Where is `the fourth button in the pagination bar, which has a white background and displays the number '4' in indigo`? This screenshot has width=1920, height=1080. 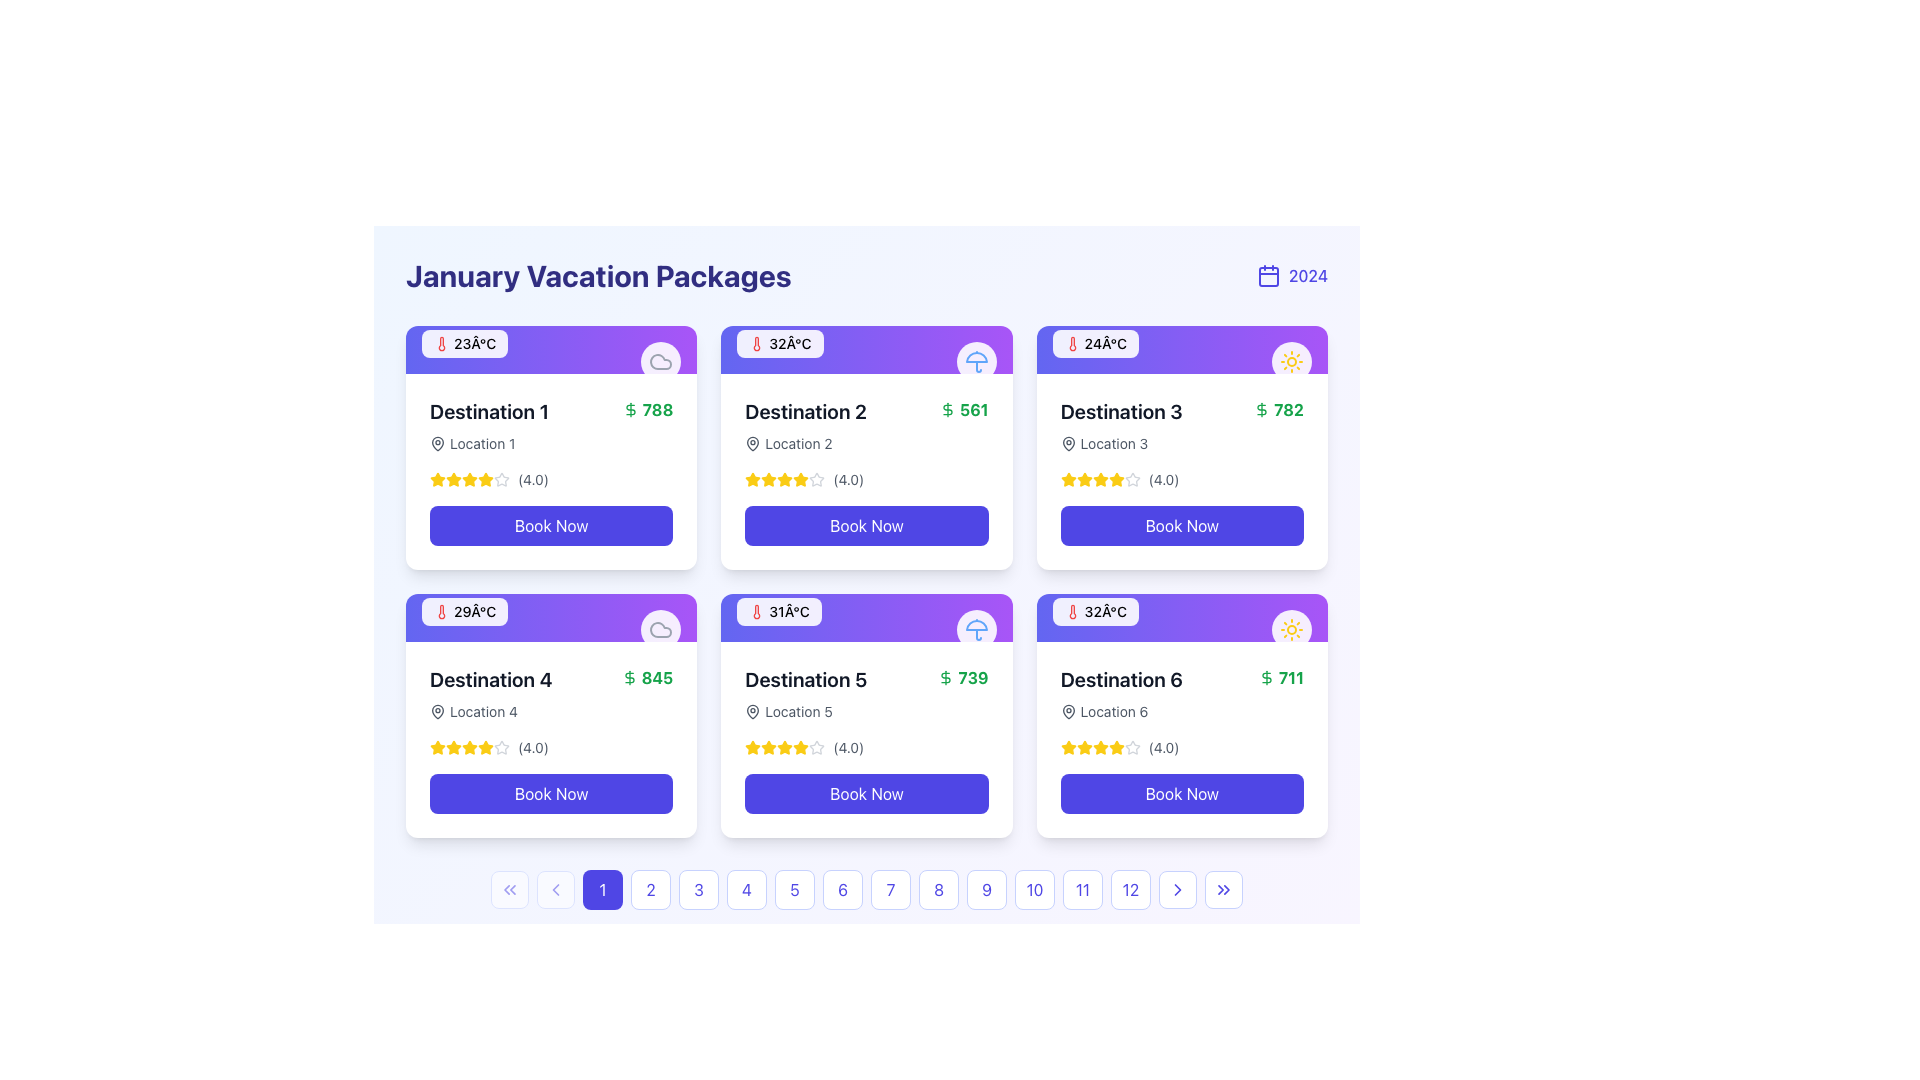
the fourth button in the pagination bar, which has a white background and displays the number '4' in indigo is located at coordinates (746, 889).